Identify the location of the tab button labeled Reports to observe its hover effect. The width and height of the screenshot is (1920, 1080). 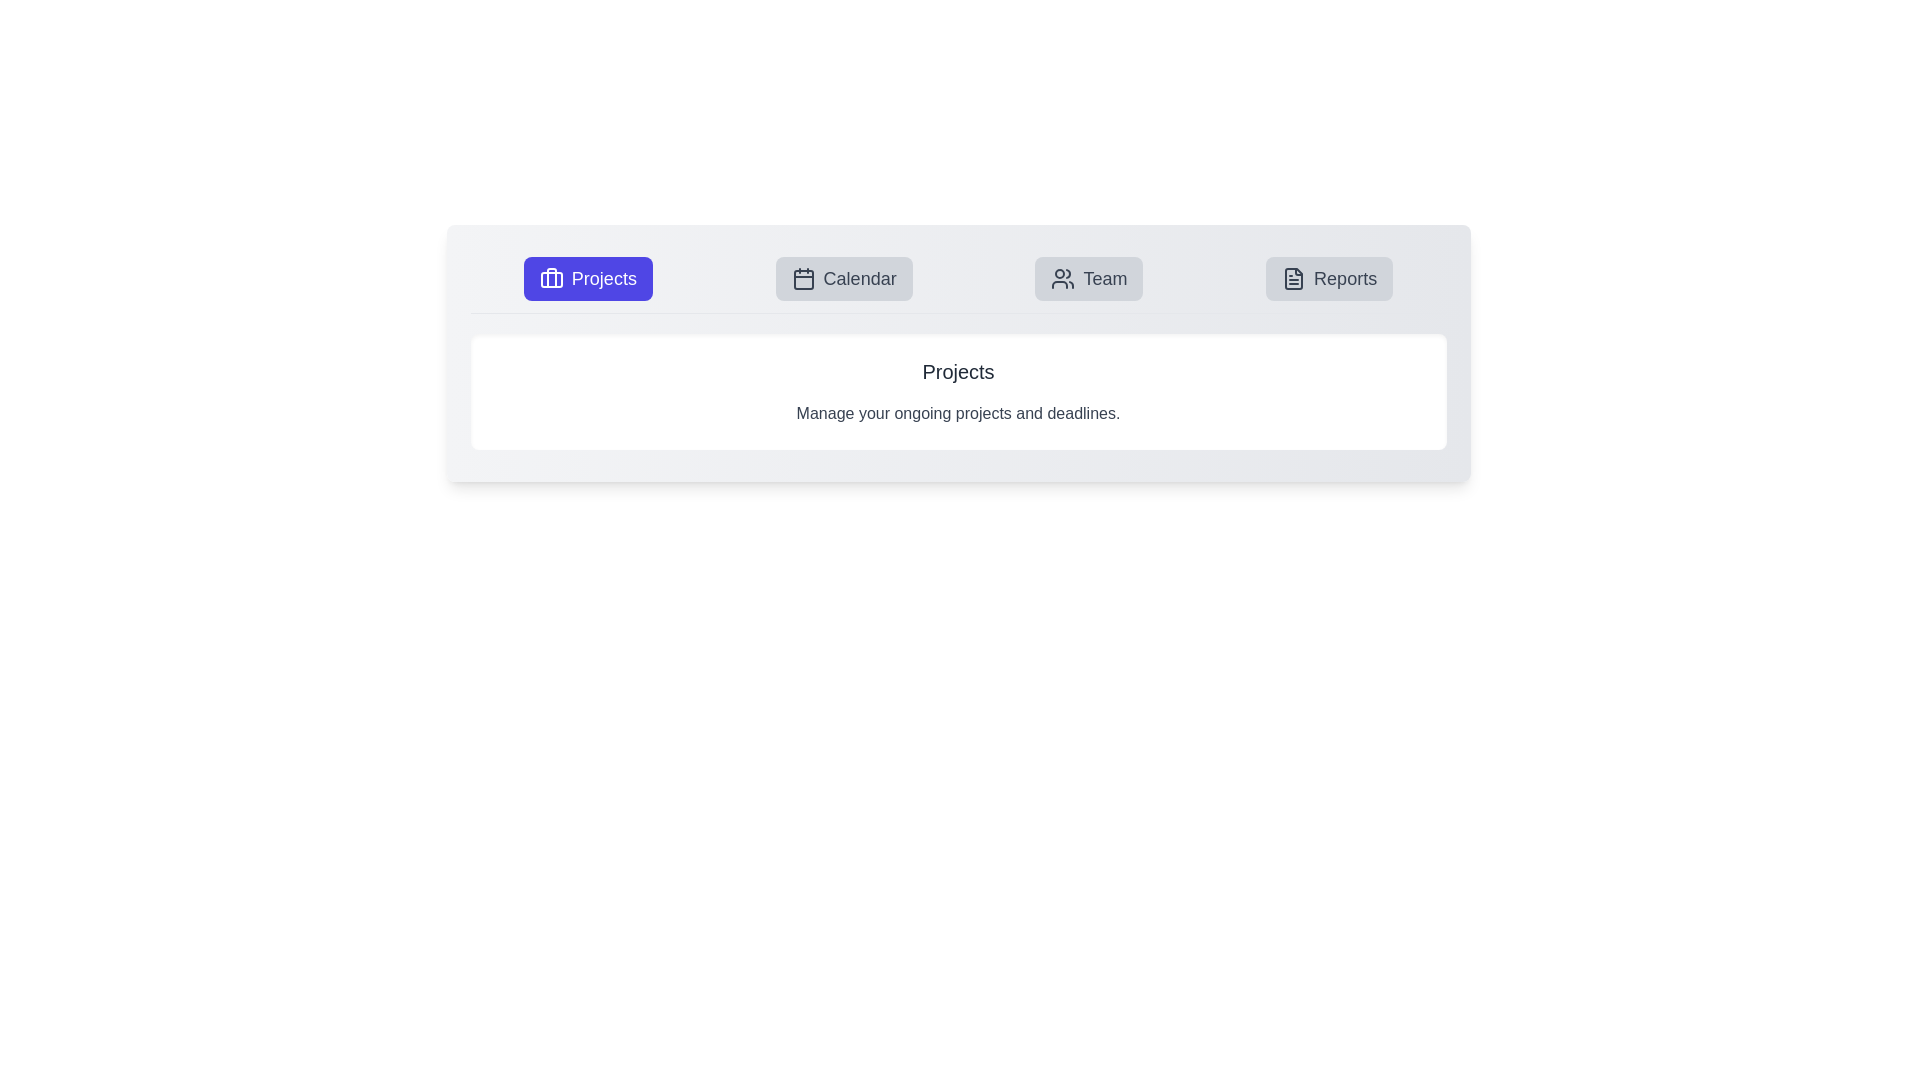
(1329, 278).